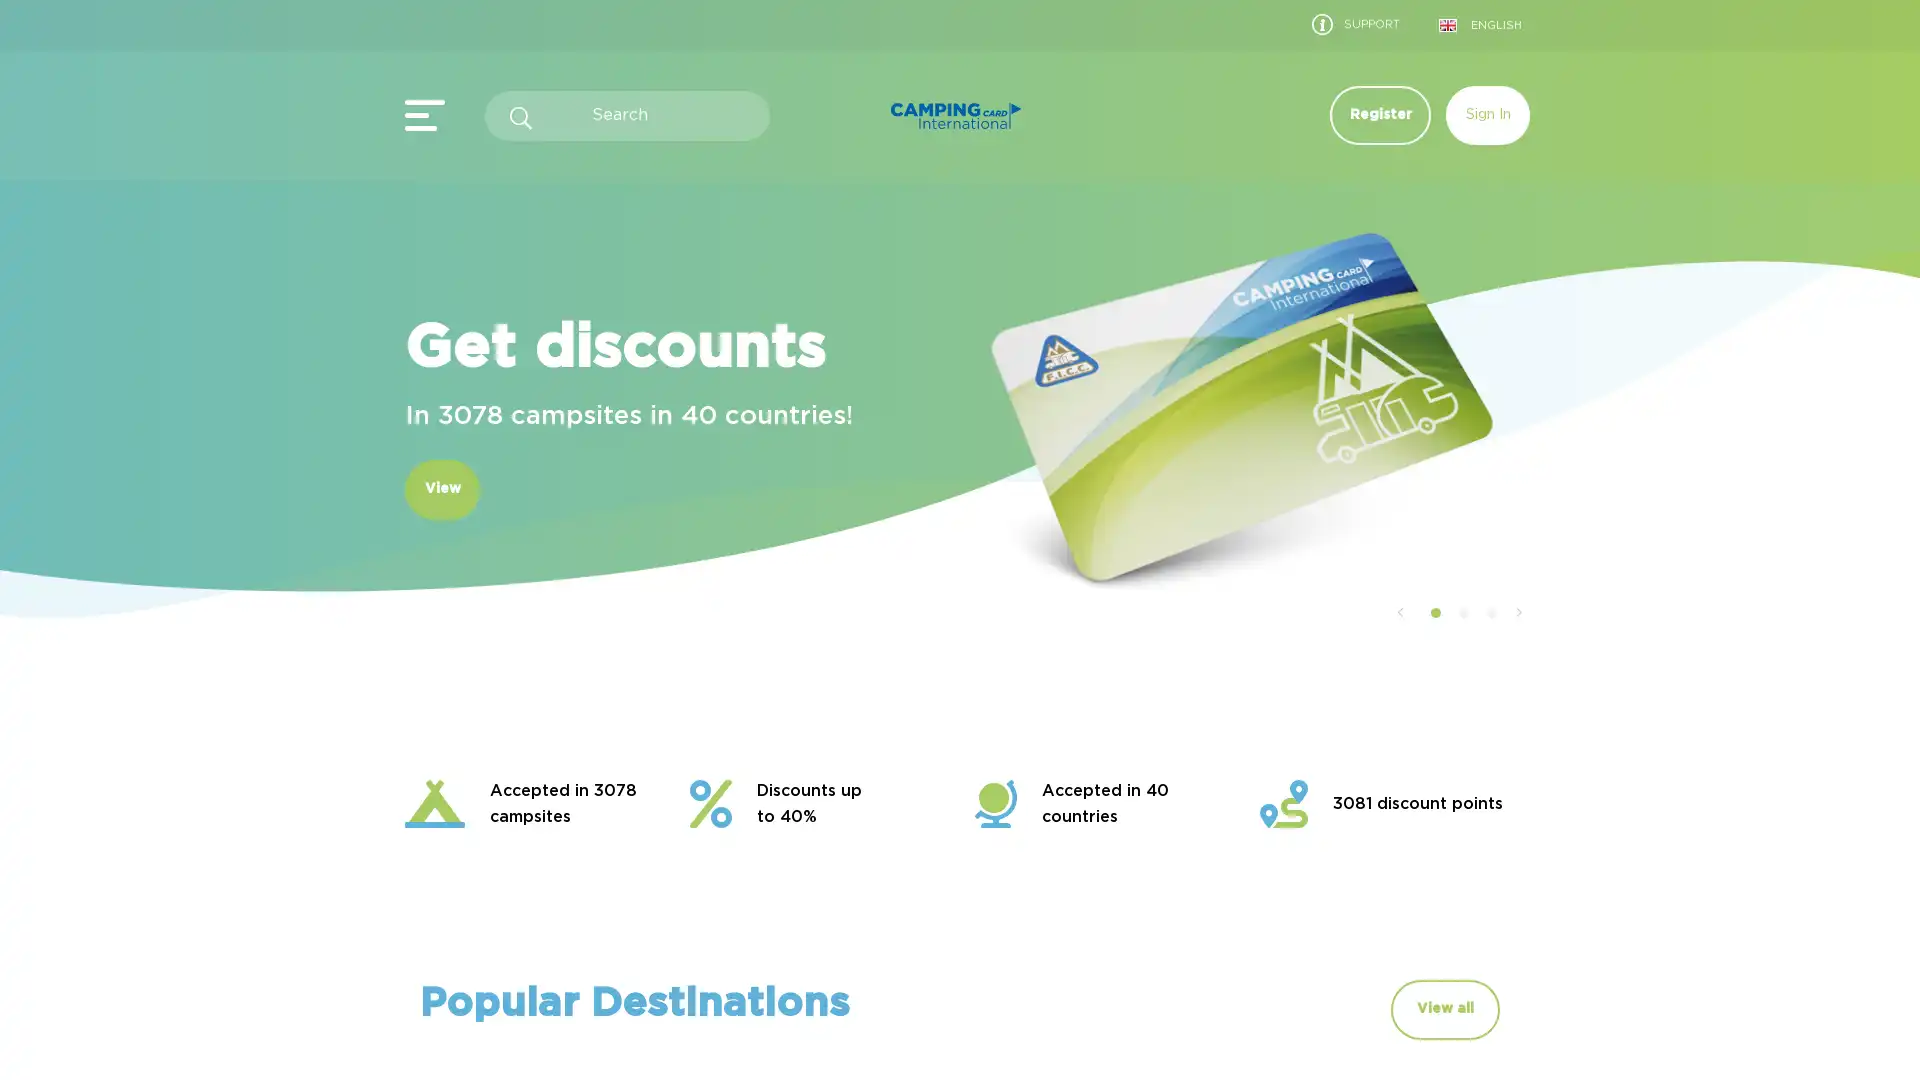  Describe the element at coordinates (1398, 612) in the screenshot. I see `Previous` at that location.